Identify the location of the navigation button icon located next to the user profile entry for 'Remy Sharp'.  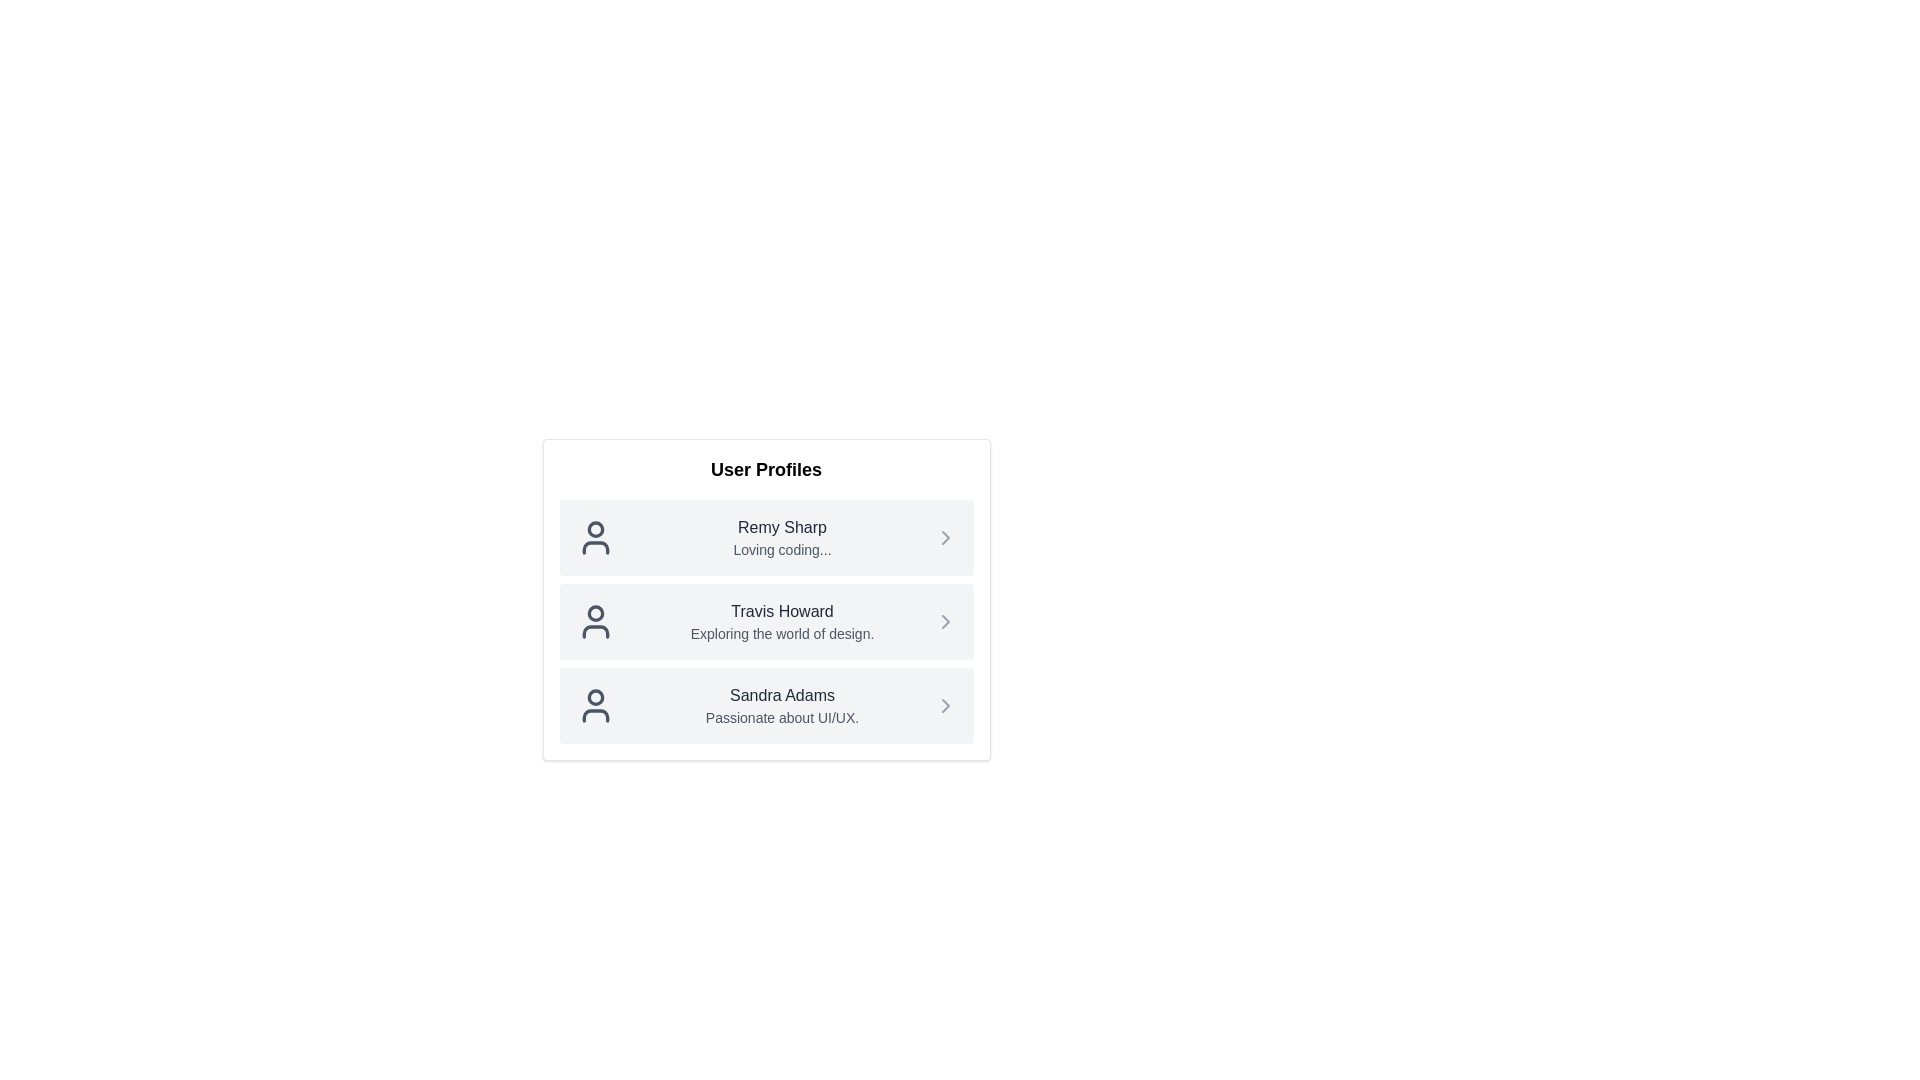
(944, 536).